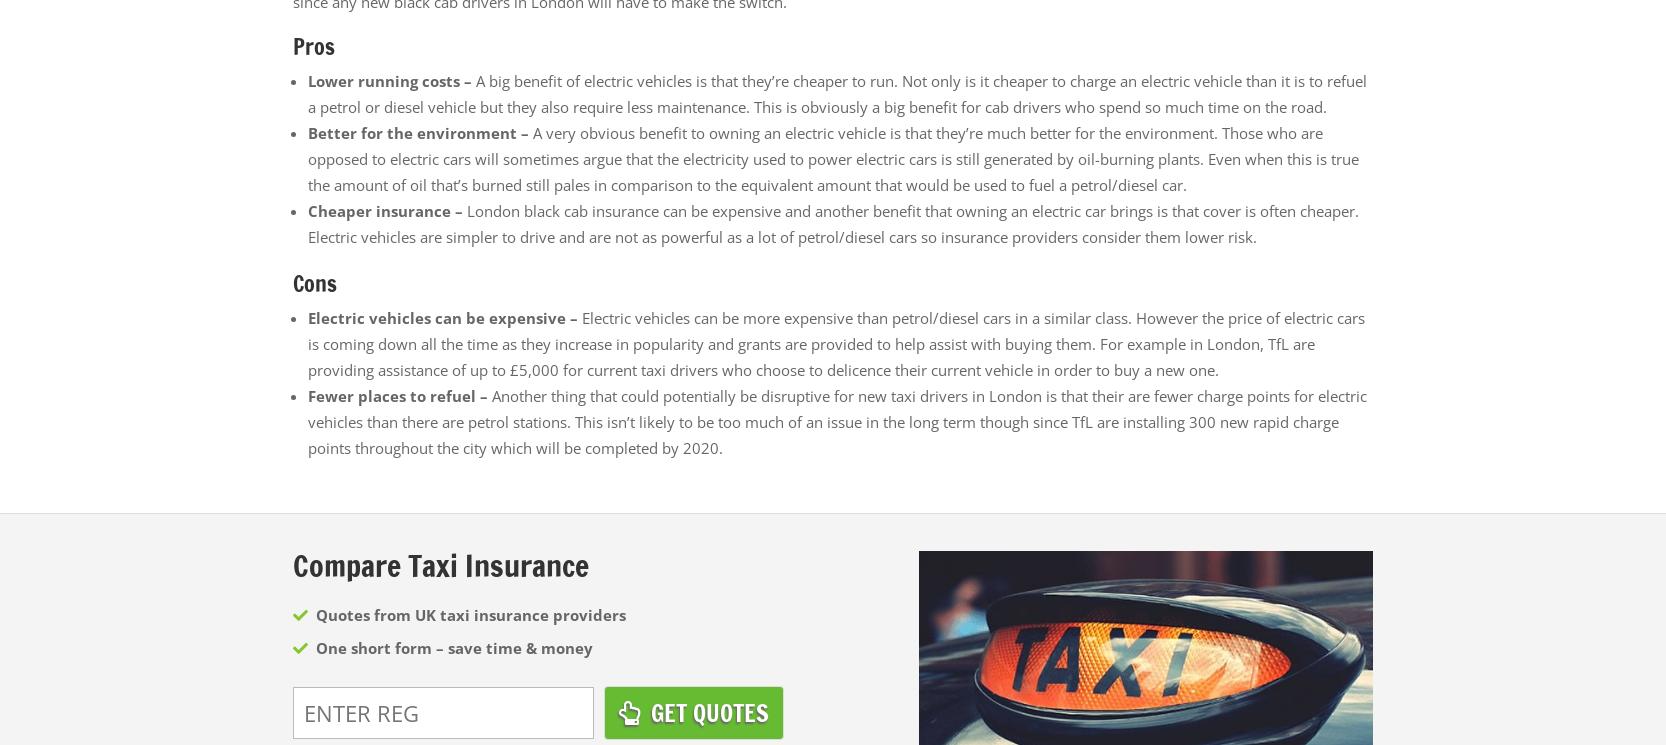  I want to click on 'A very obvious benefit to owning an electric vehicle is that they’re much better for the environment. Those who are opposed to electric cars will sometimes argue that the electricity used to power electric cars is still generated by oil-burning plants. Even when this is true the amount of oil that’s burned still pales in comparison to the equivalent amount that would be used to fuel a petrol/diesel car.', so click(307, 158).